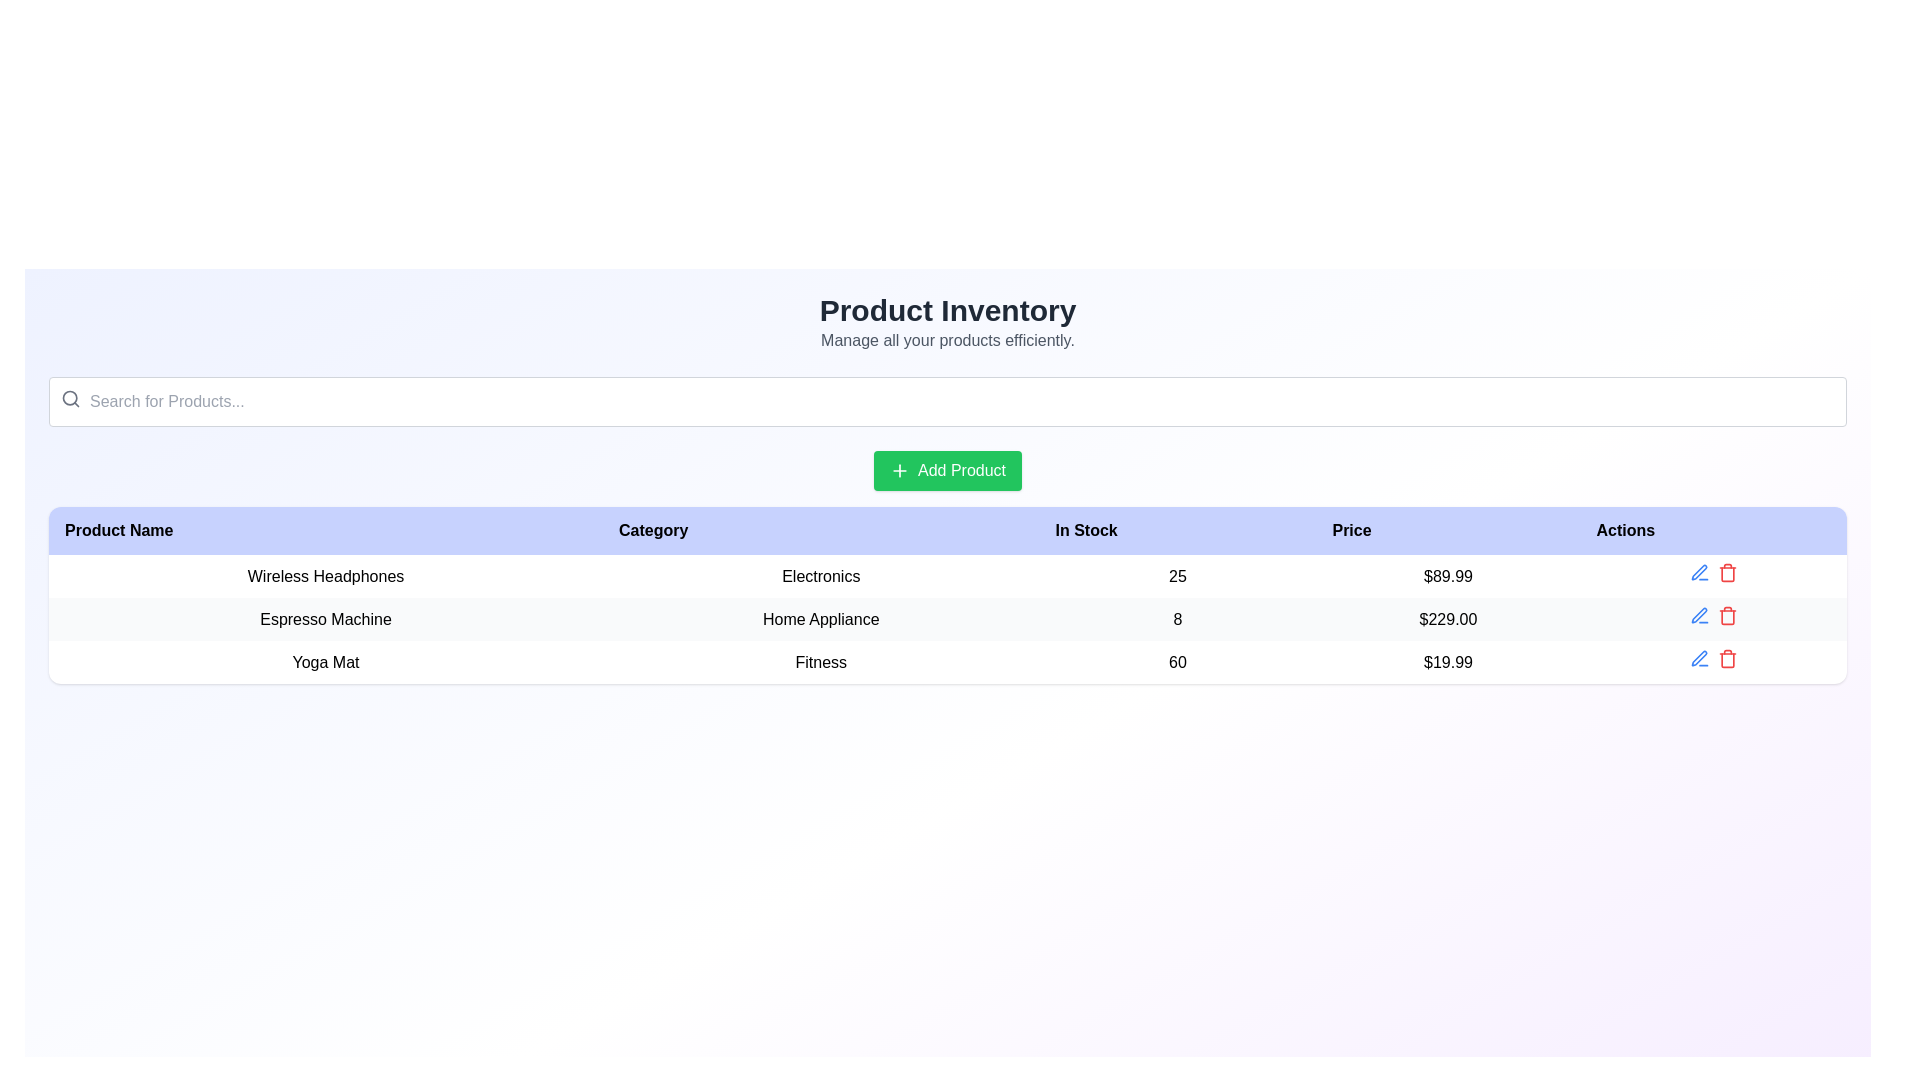 The height and width of the screenshot is (1080, 1920). I want to click on the 'Edit' action button associated with the 'Espresso Machine' product in the second row of the table to initiate edit, so click(1698, 573).